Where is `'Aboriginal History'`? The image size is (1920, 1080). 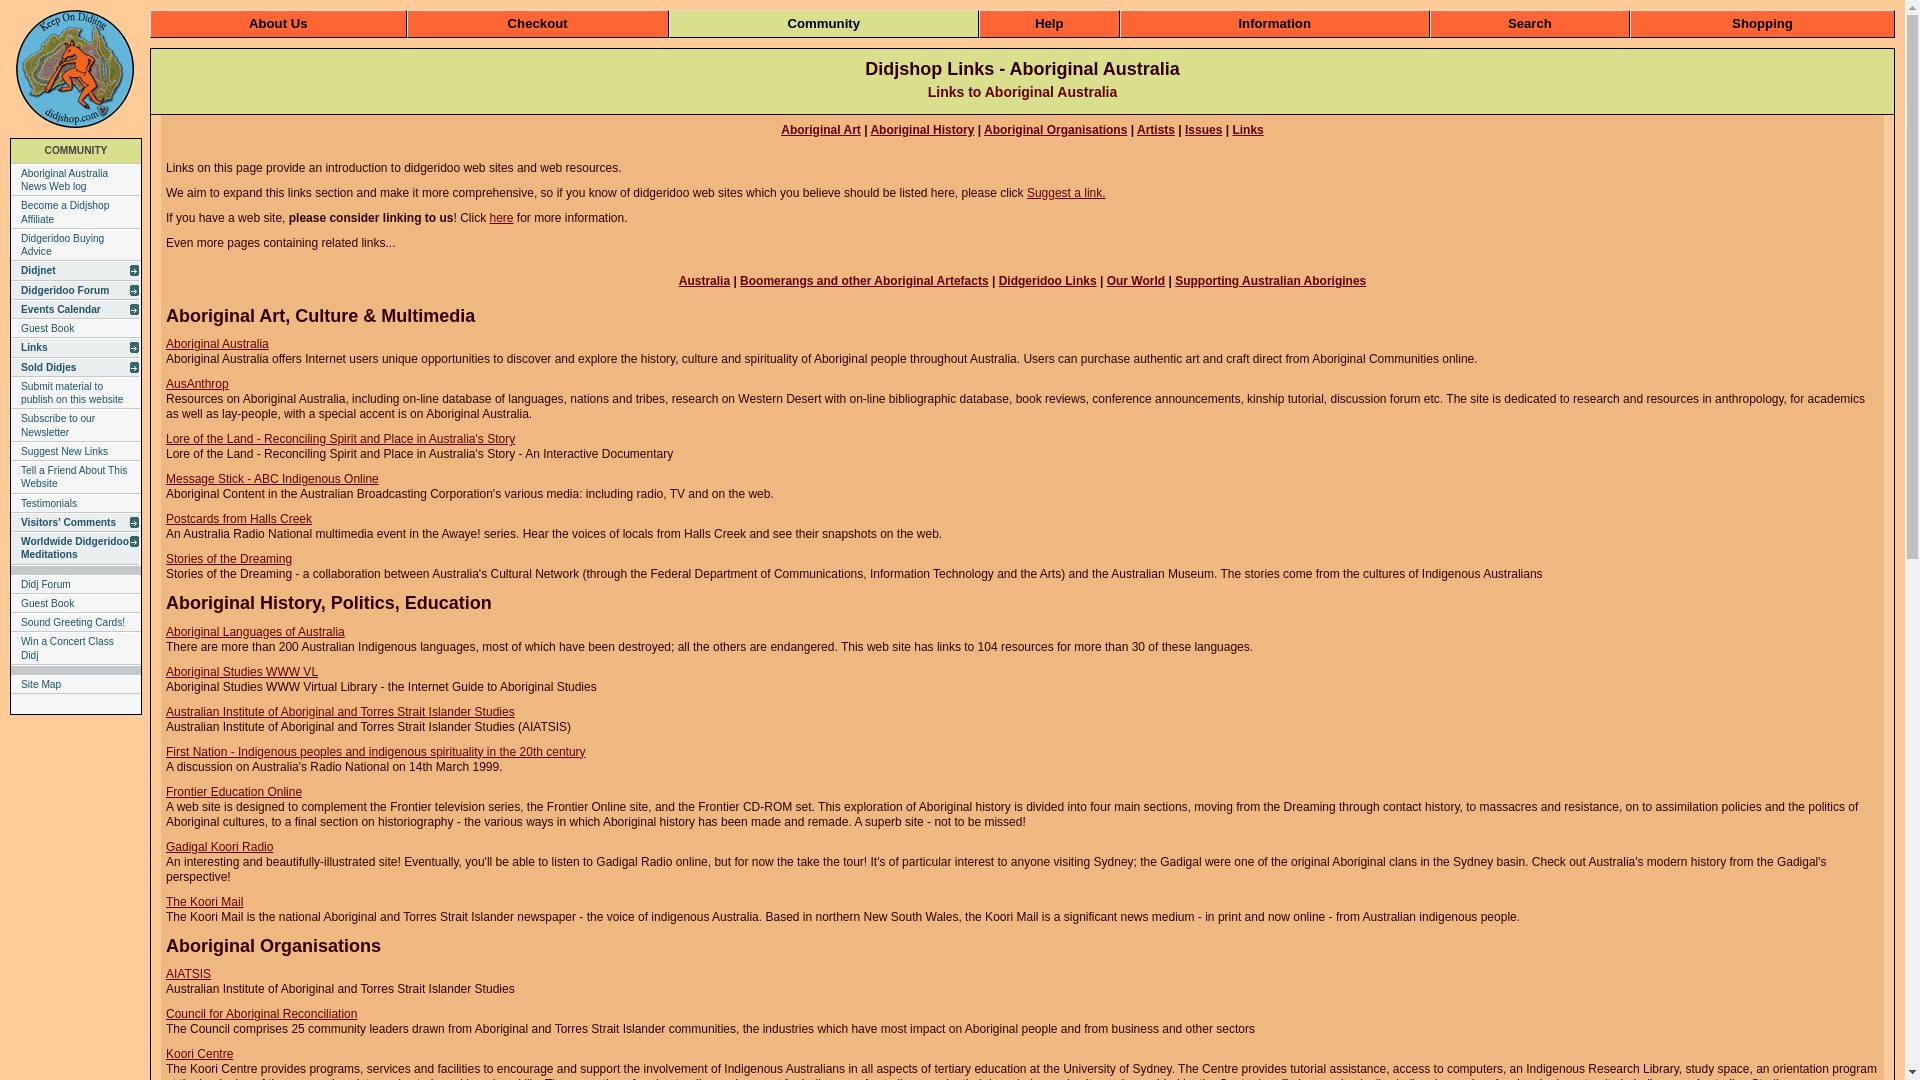
'Aboriginal History' is located at coordinates (920, 130).